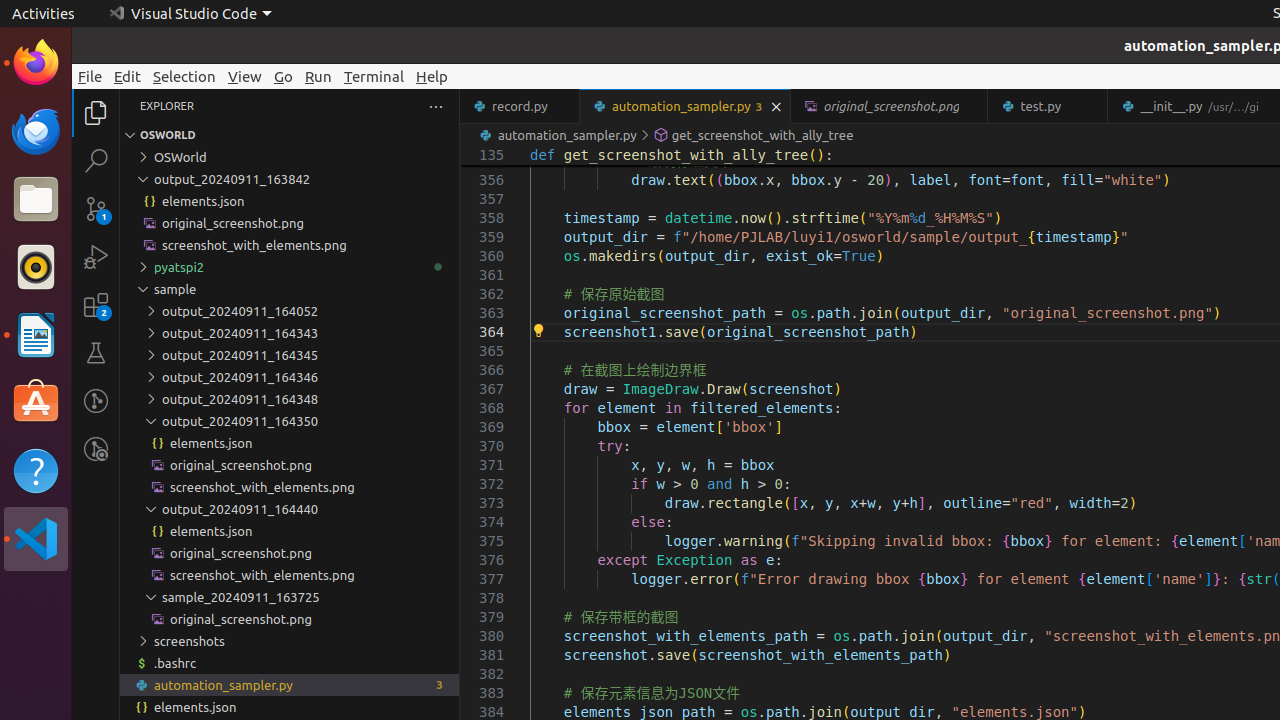 The image size is (1280, 720). What do you see at coordinates (288, 596) in the screenshot?
I see `'sample_20240911_163725'` at bounding box center [288, 596].